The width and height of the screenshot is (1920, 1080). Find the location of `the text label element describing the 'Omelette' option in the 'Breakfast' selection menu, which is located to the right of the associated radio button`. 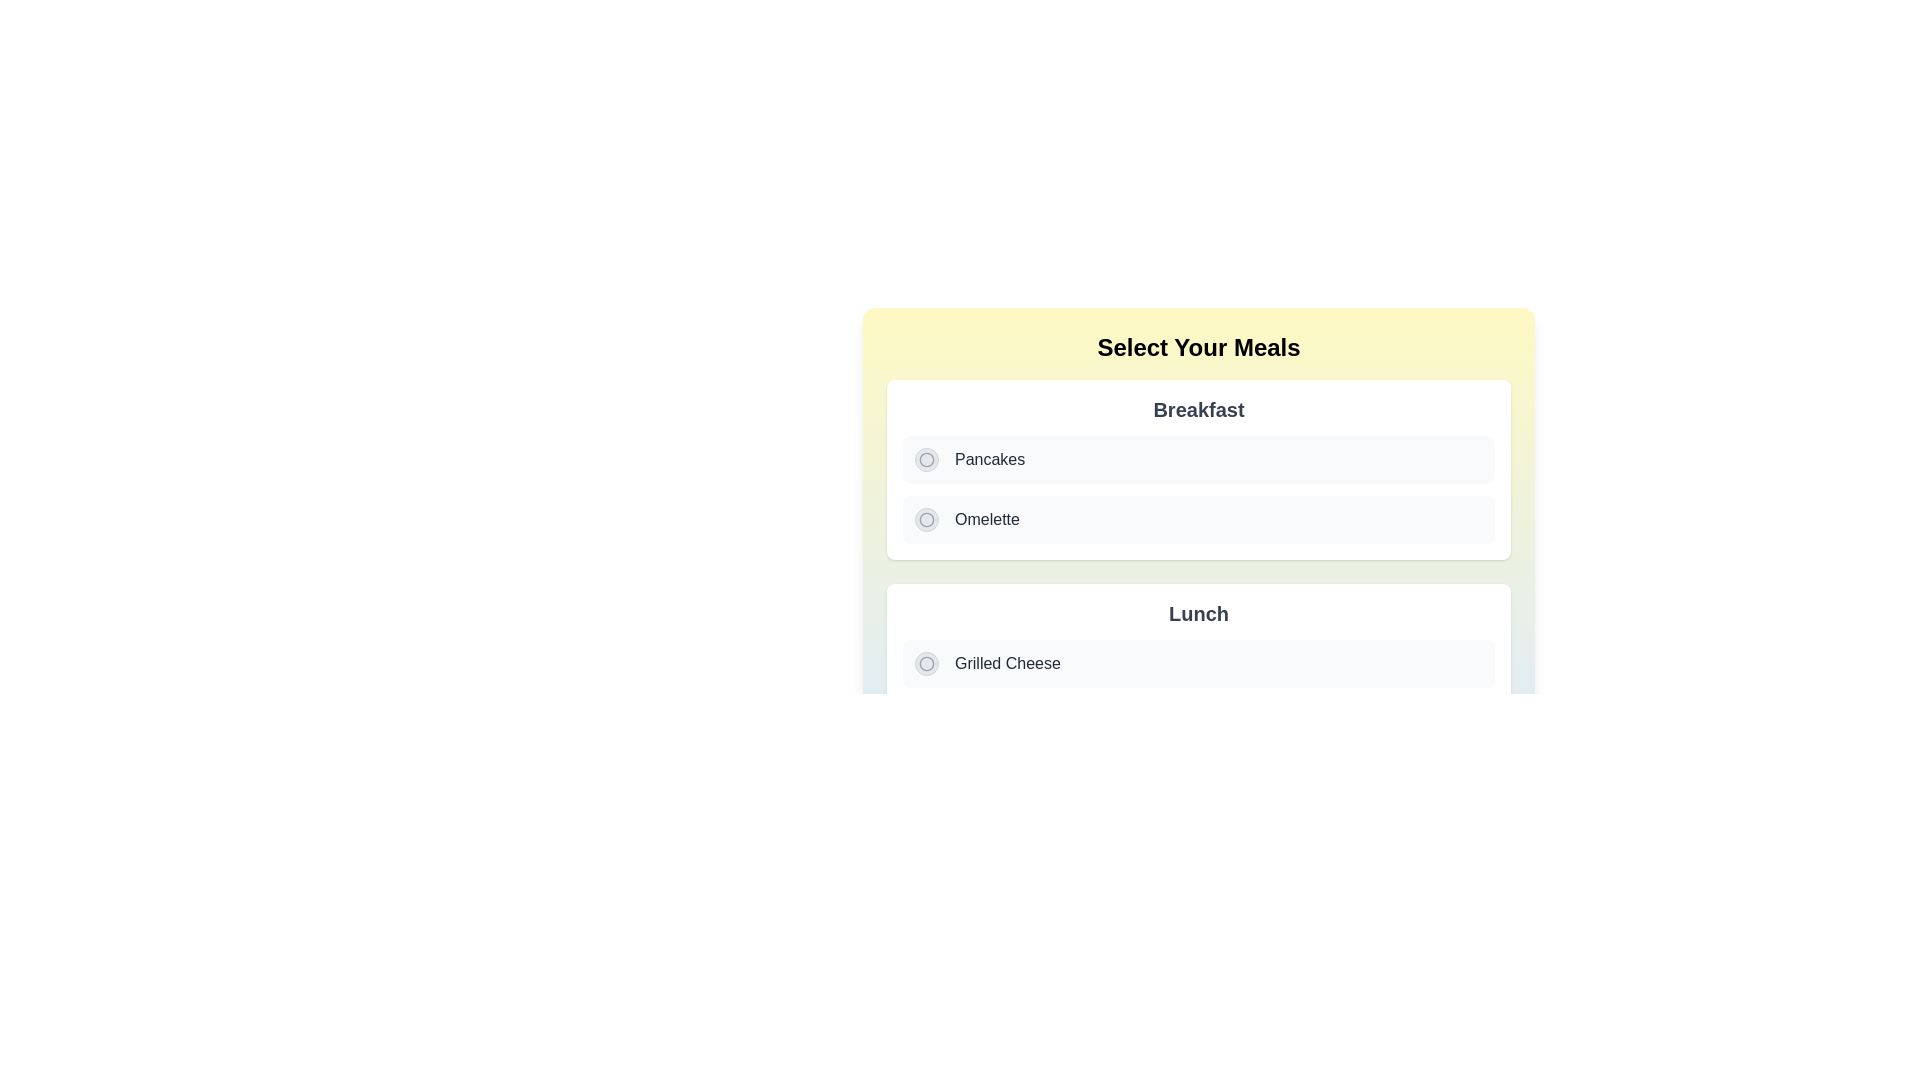

the text label element describing the 'Omelette' option in the 'Breakfast' selection menu, which is located to the right of the associated radio button is located at coordinates (987, 519).